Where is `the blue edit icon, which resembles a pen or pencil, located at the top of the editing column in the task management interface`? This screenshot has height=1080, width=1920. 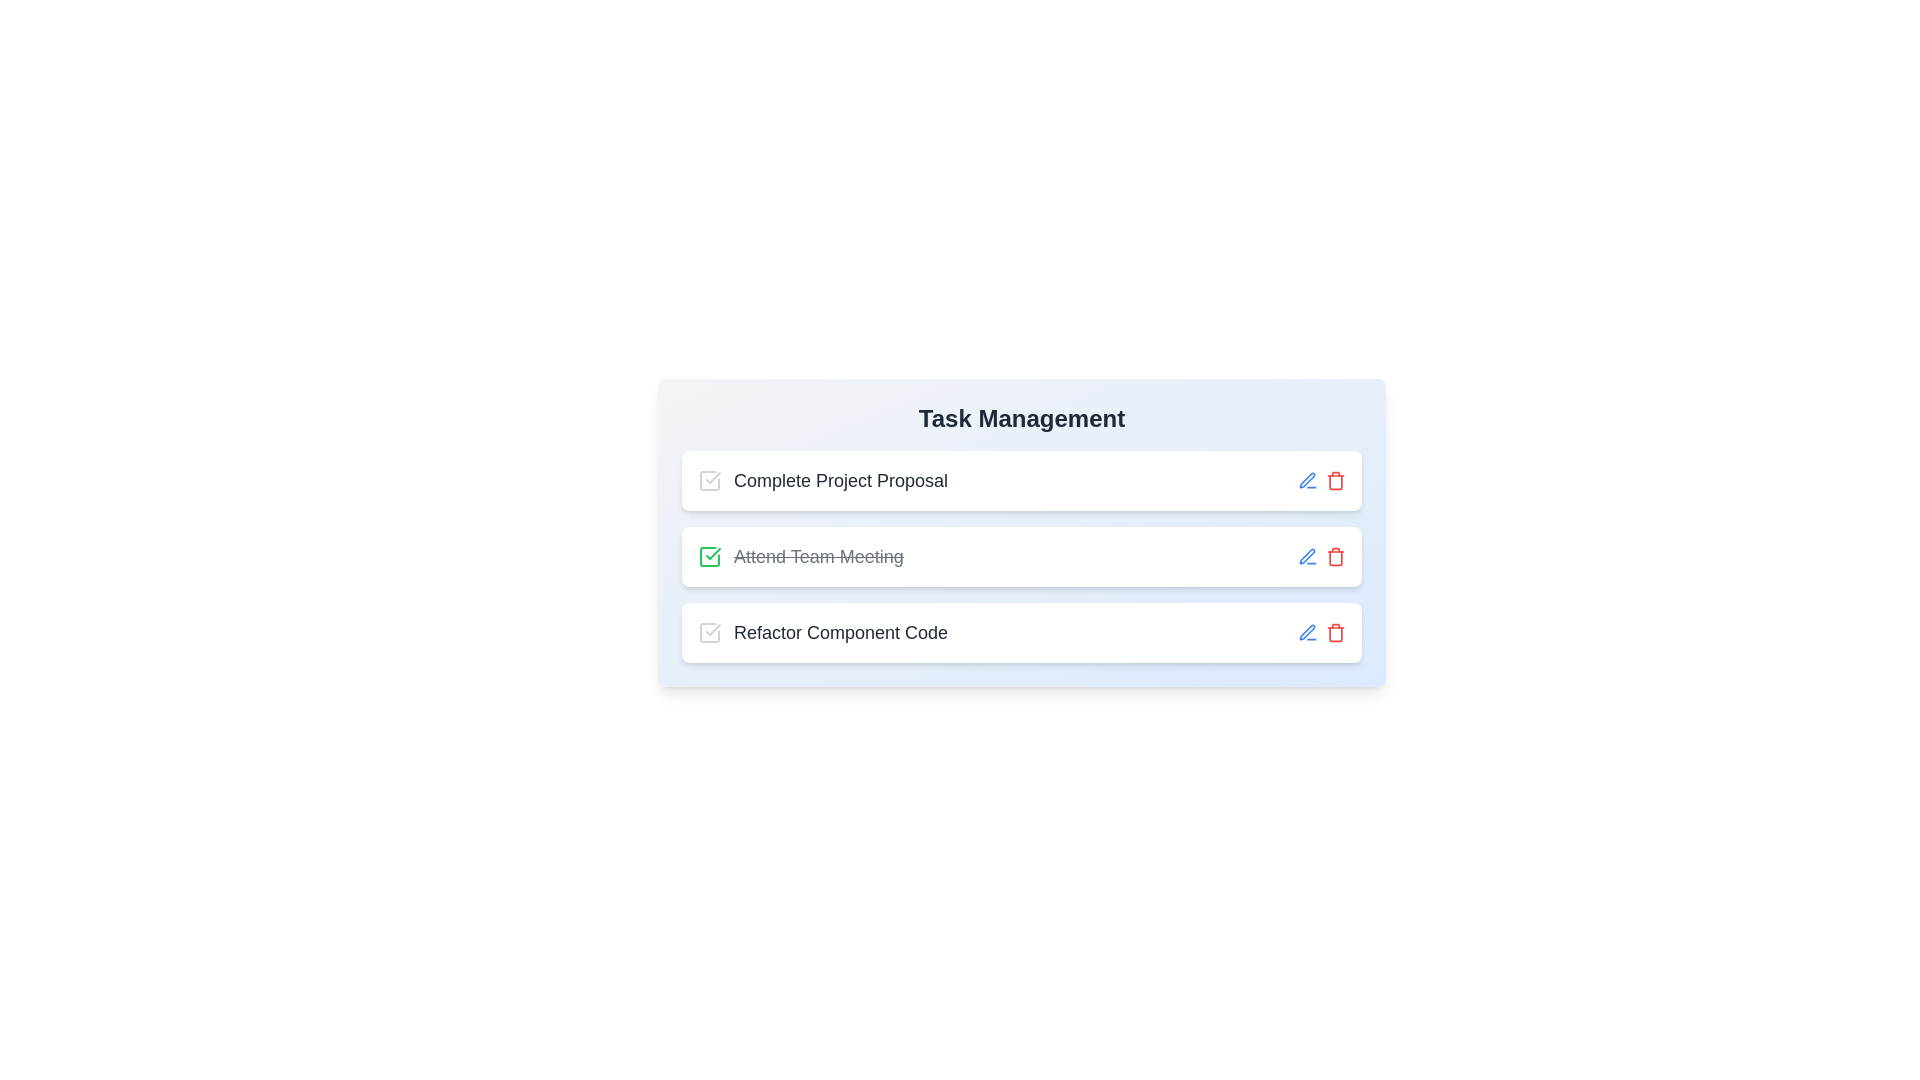 the blue edit icon, which resembles a pen or pencil, located at the top of the editing column in the task management interface is located at coordinates (1307, 556).